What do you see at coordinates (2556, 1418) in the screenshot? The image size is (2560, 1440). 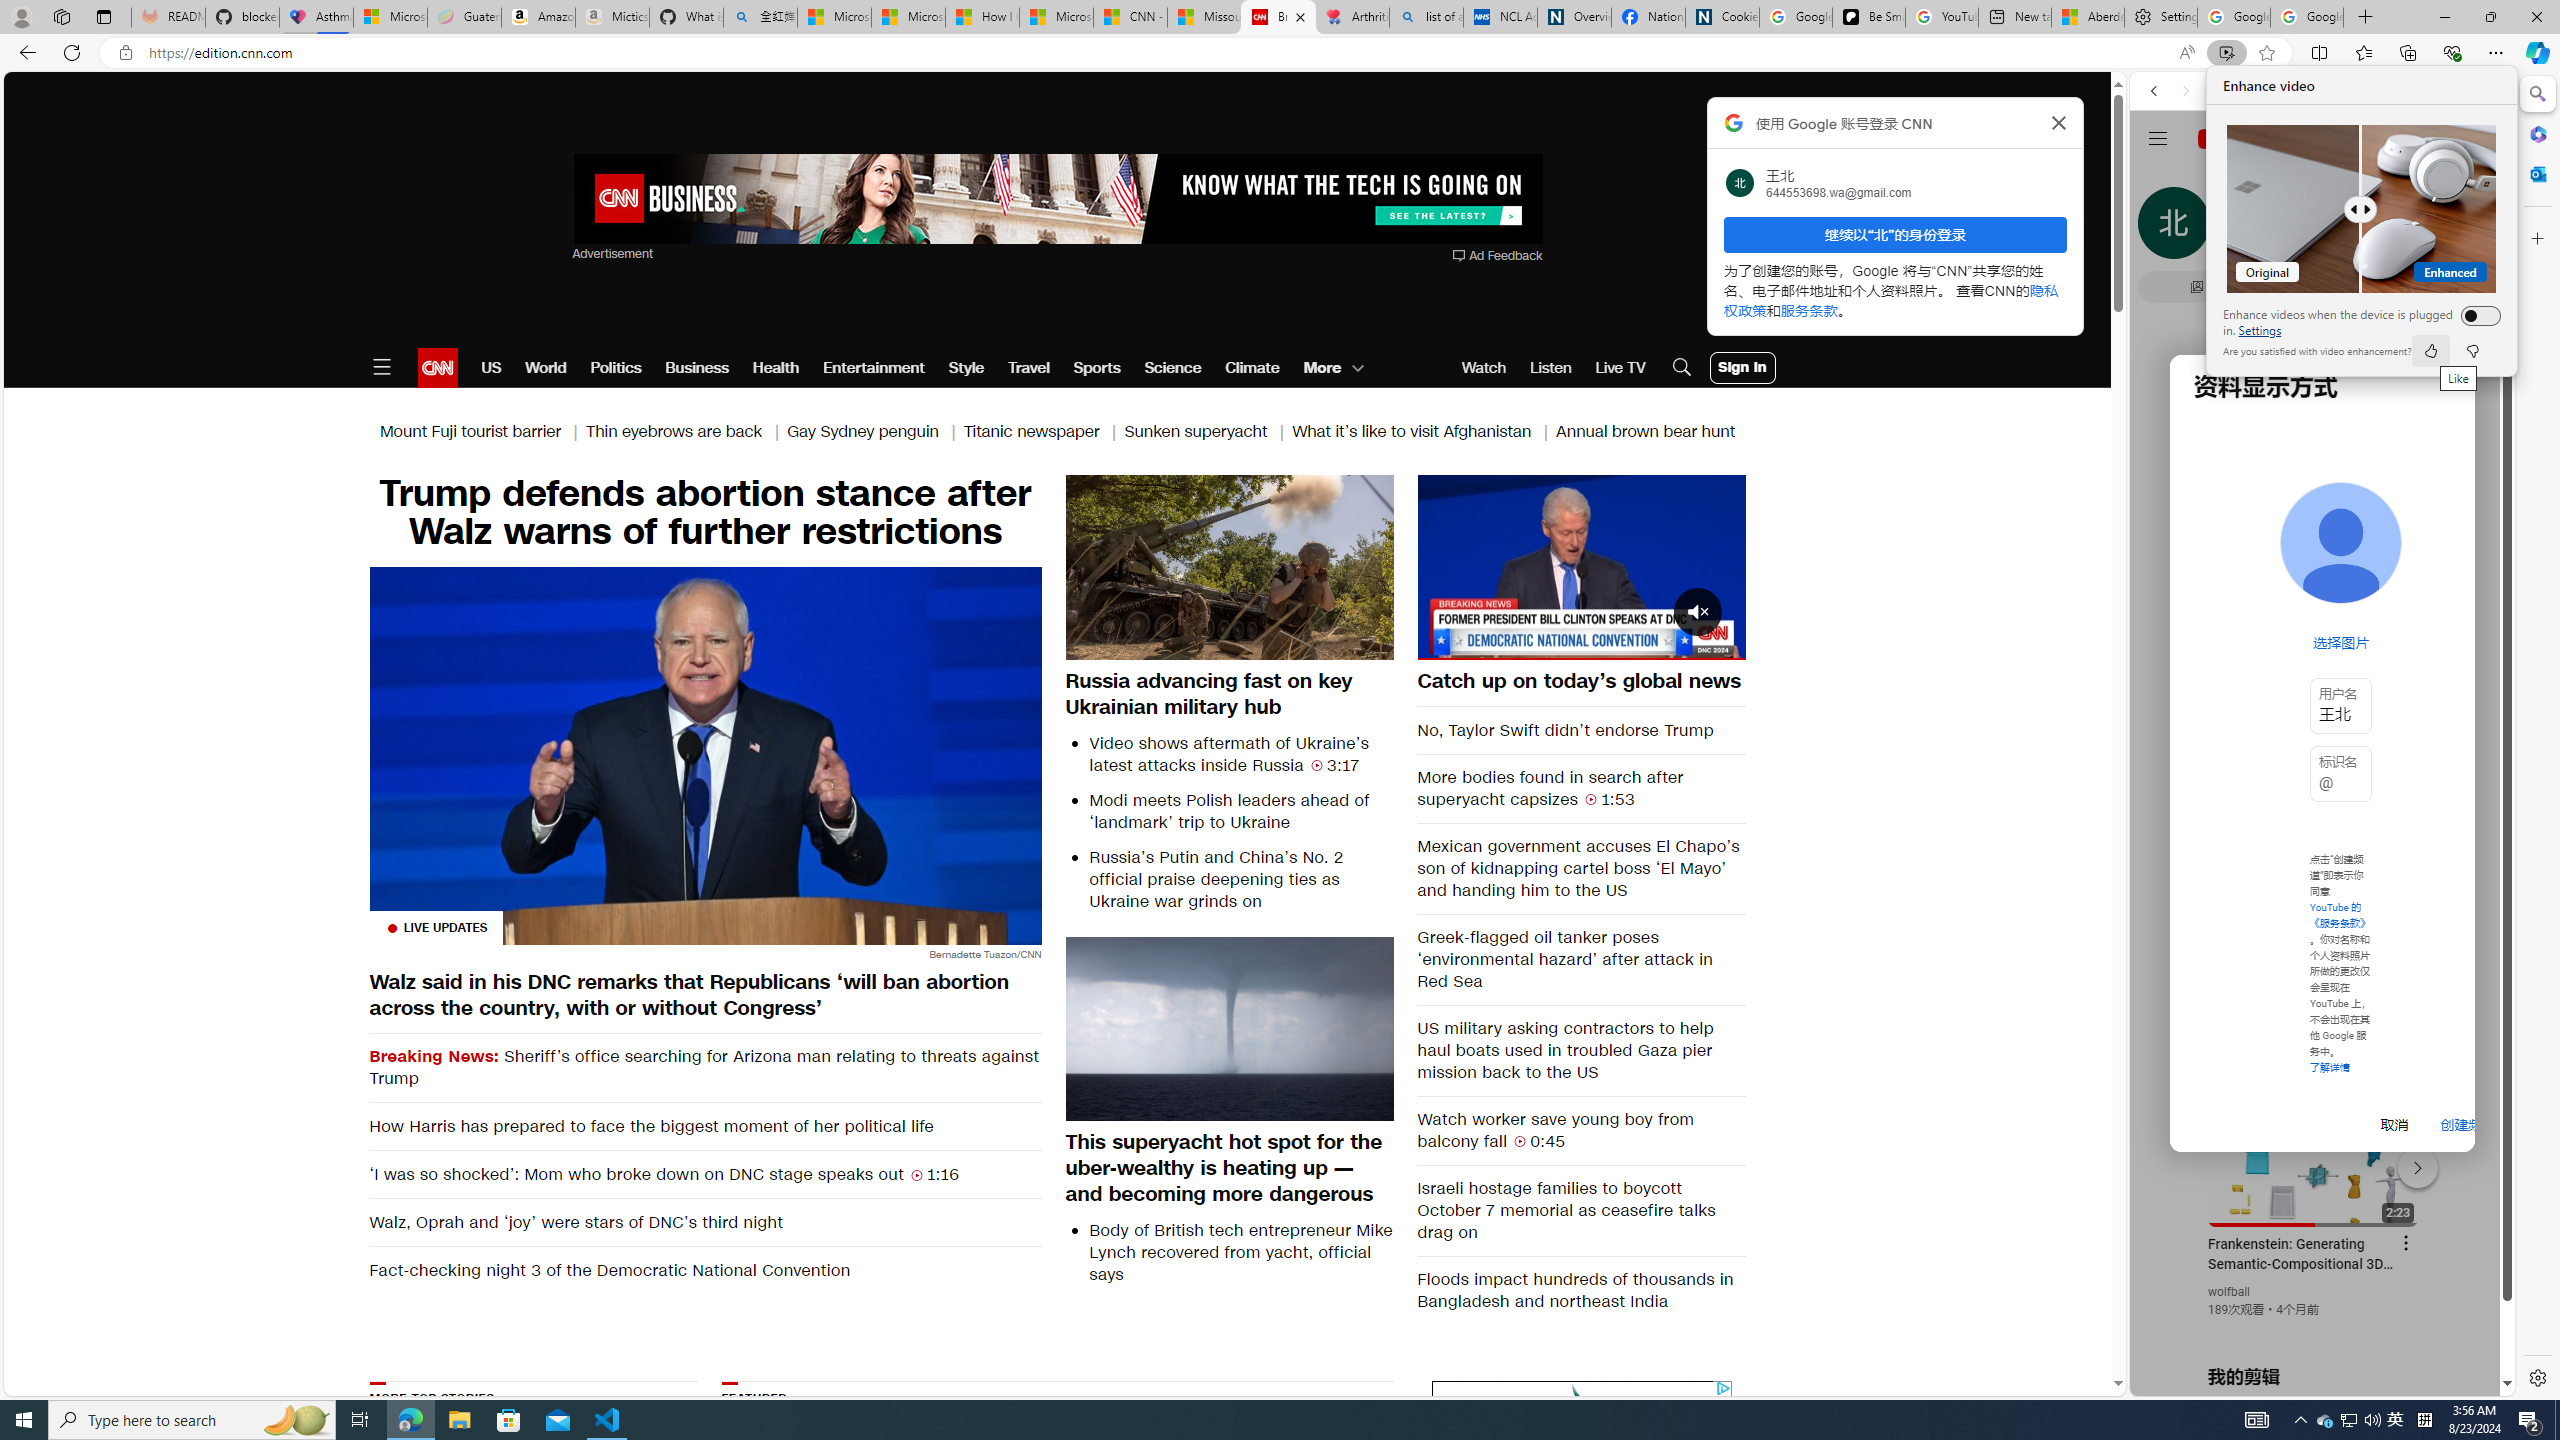 I see `'Show desktop'` at bounding box center [2556, 1418].